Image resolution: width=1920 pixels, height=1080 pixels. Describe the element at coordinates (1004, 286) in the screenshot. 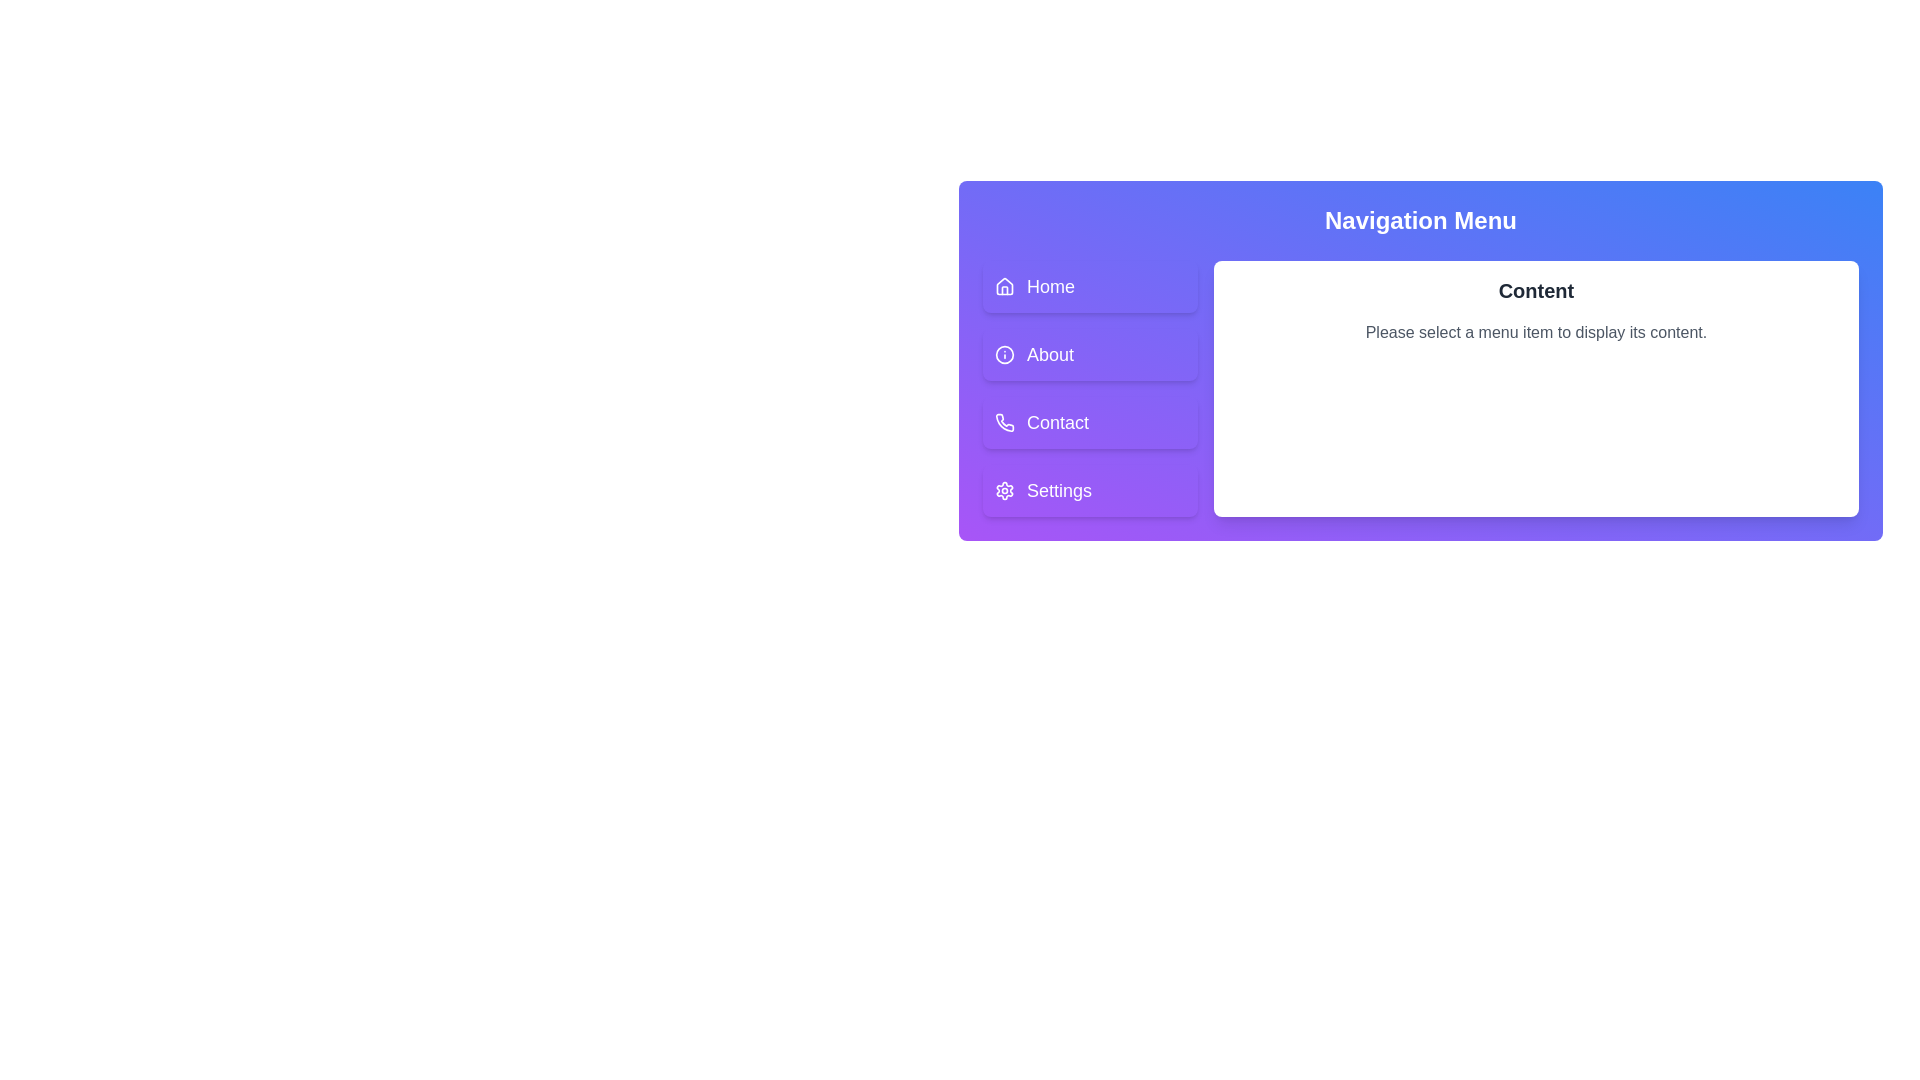

I see `the house icon located in the 'Home' menu item` at that location.